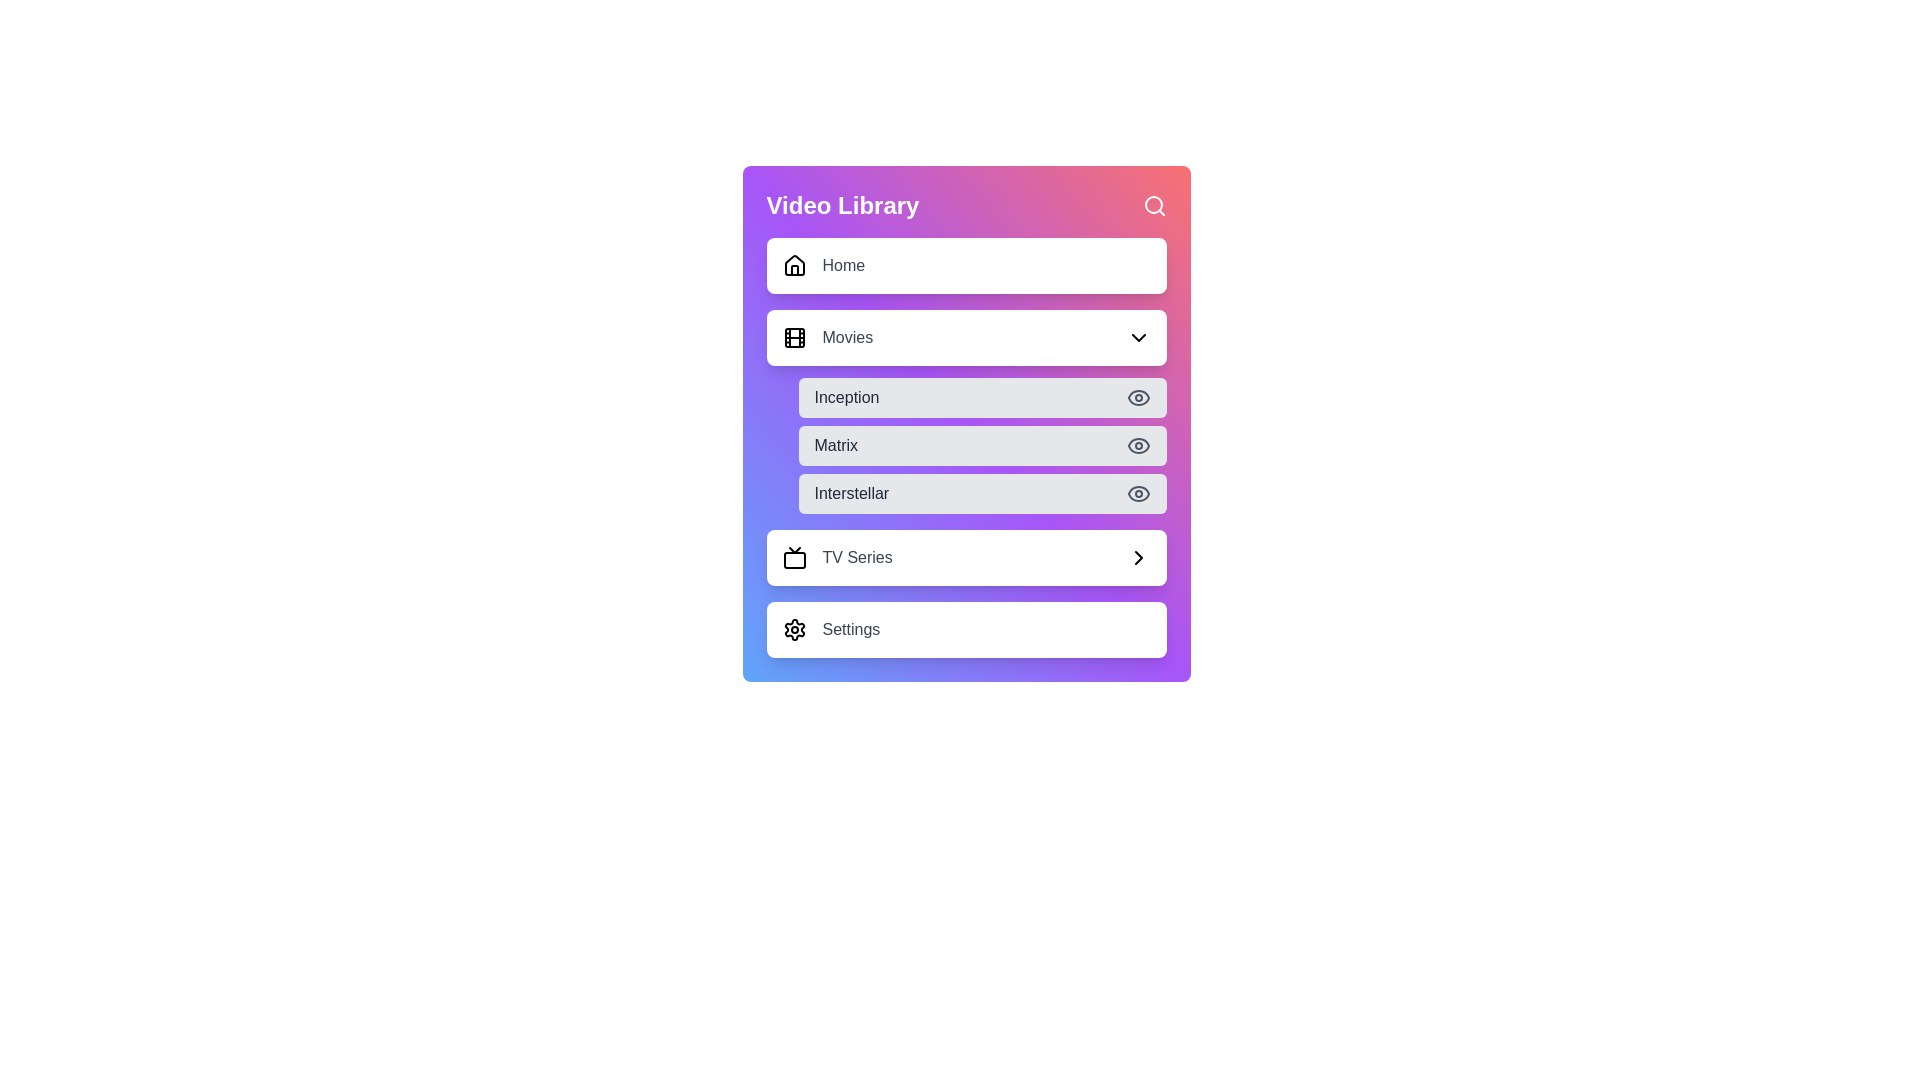 The width and height of the screenshot is (1920, 1080). What do you see at coordinates (827, 337) in the screenshot?
I see `the 'Movies' label, which is accompanied by a film reel icon, to highlight the text` at bounding box center [827, 337].